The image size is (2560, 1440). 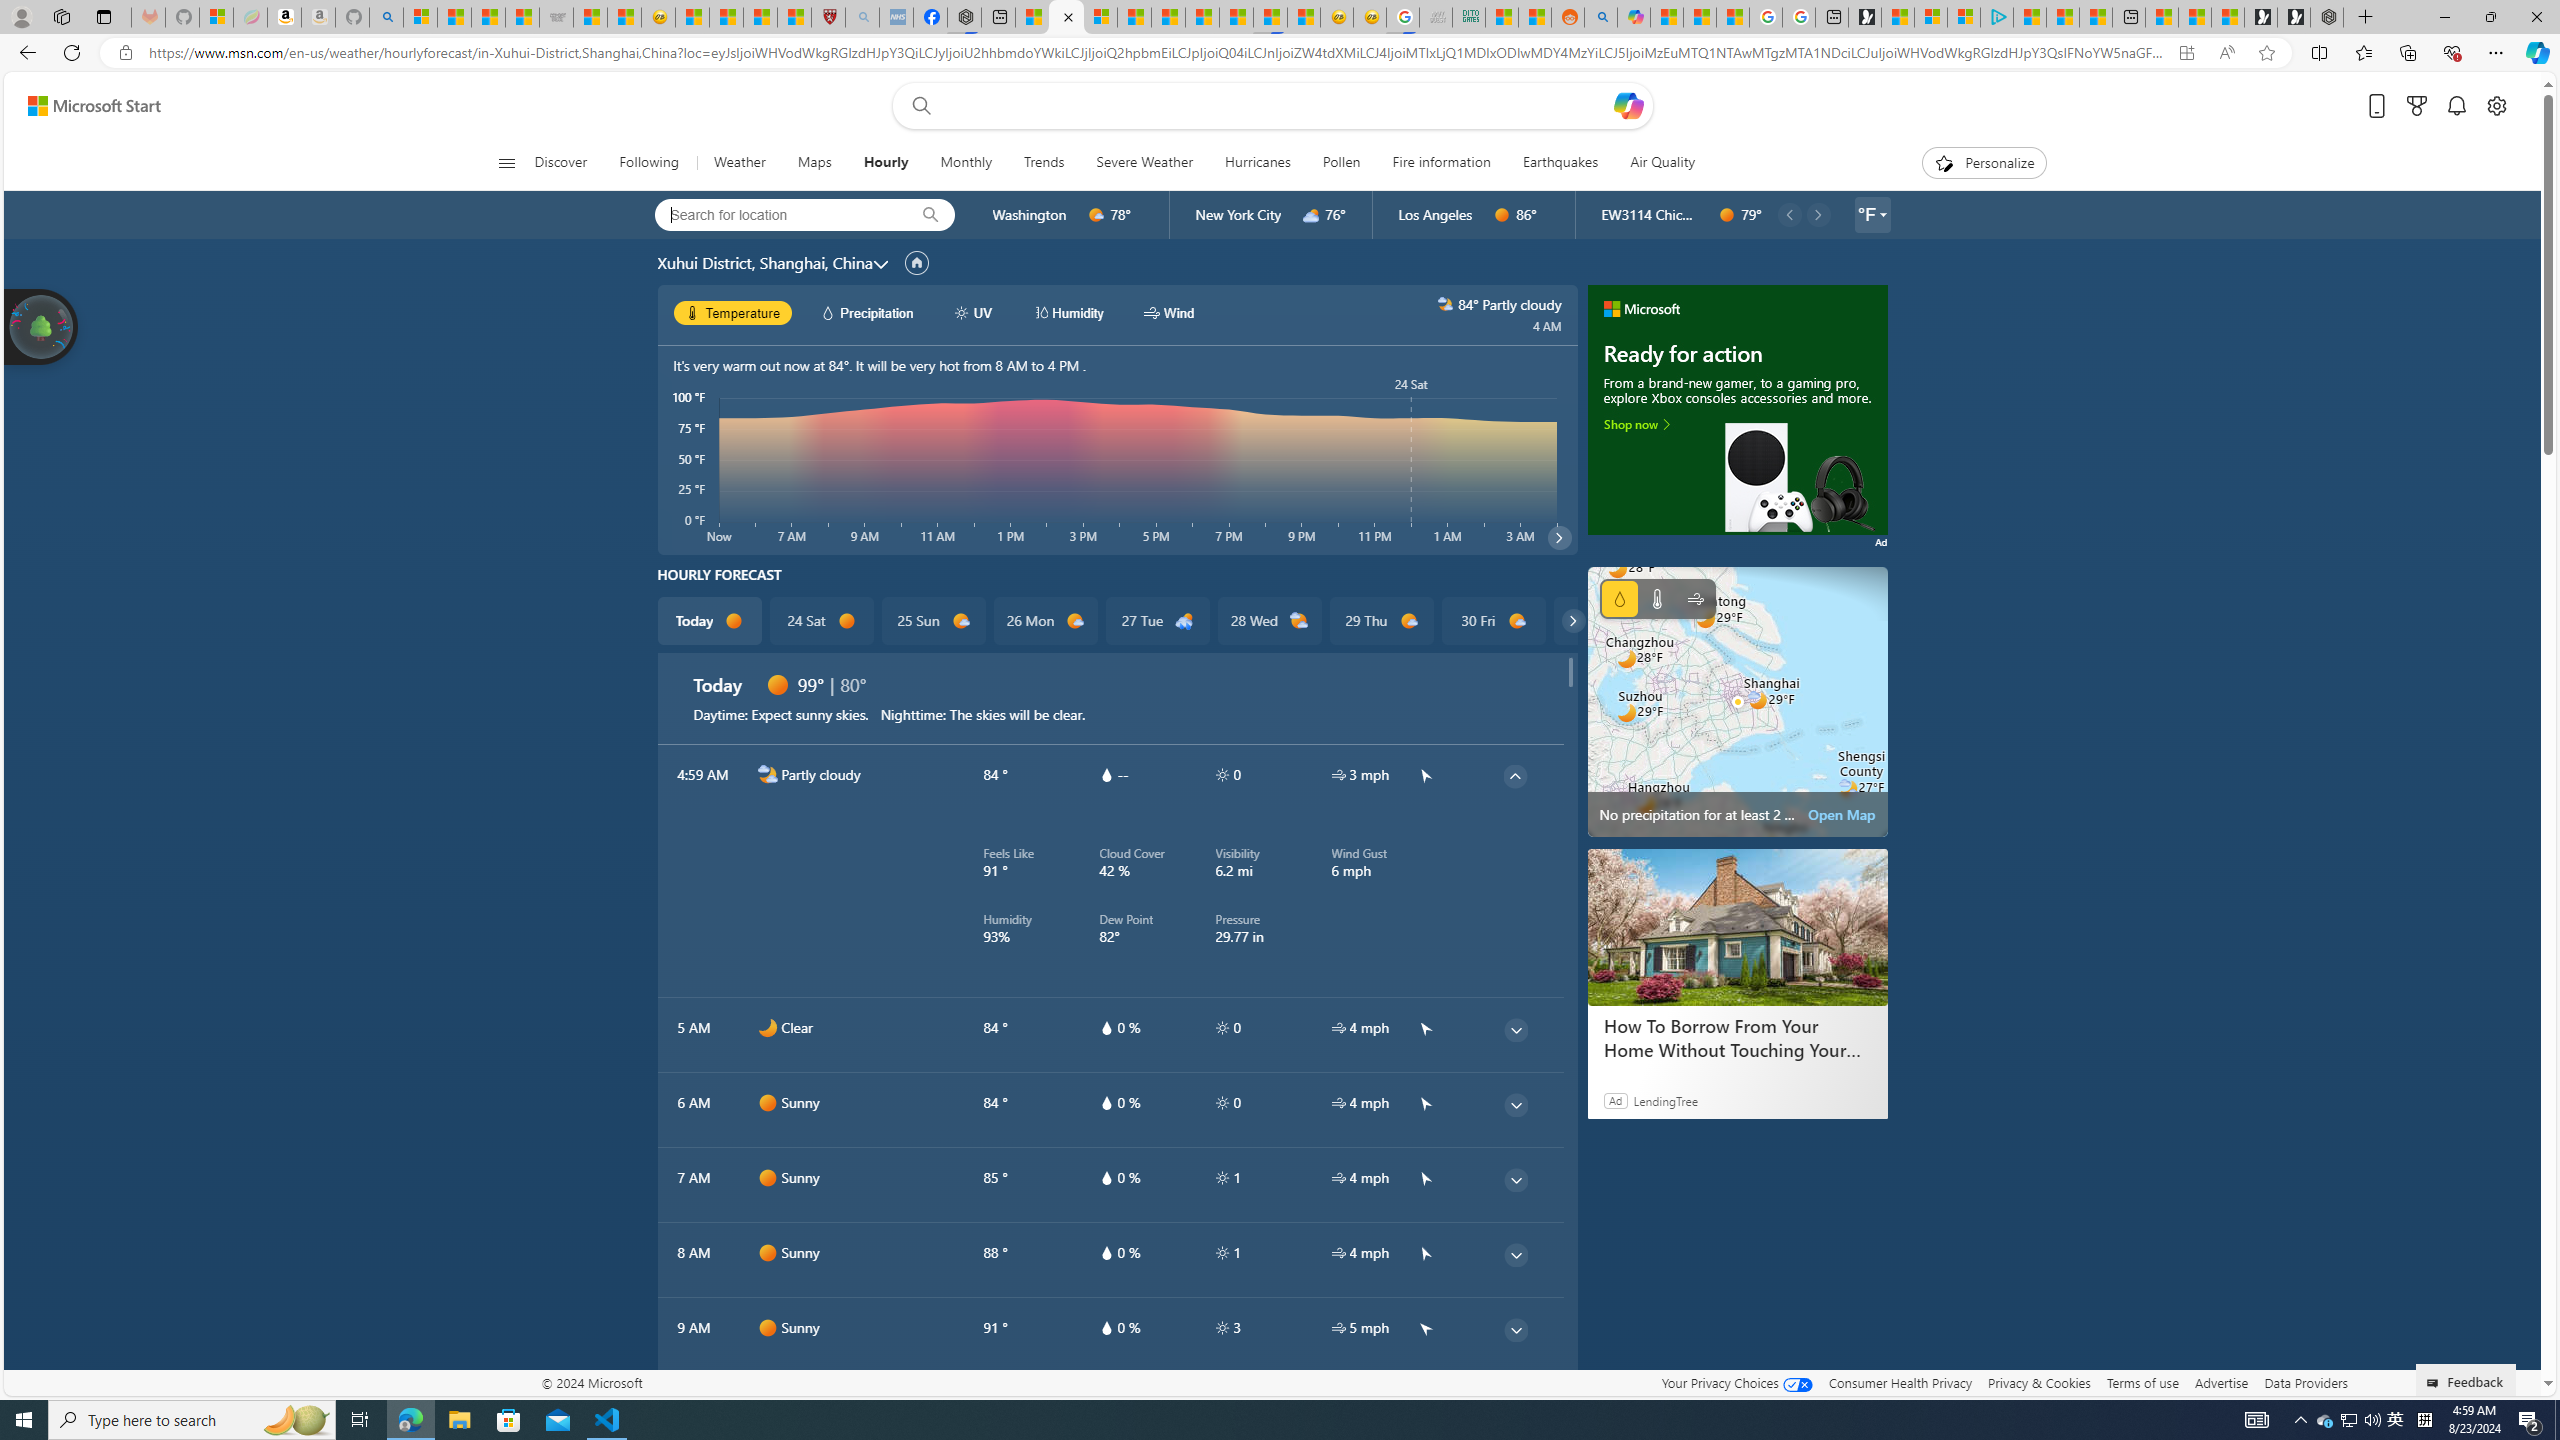 What do you see at coordinates (2185, 53) in the screenshot?
I see `'App available. Install Microsoft Start Weather'` at bounding box center [2185, 53].